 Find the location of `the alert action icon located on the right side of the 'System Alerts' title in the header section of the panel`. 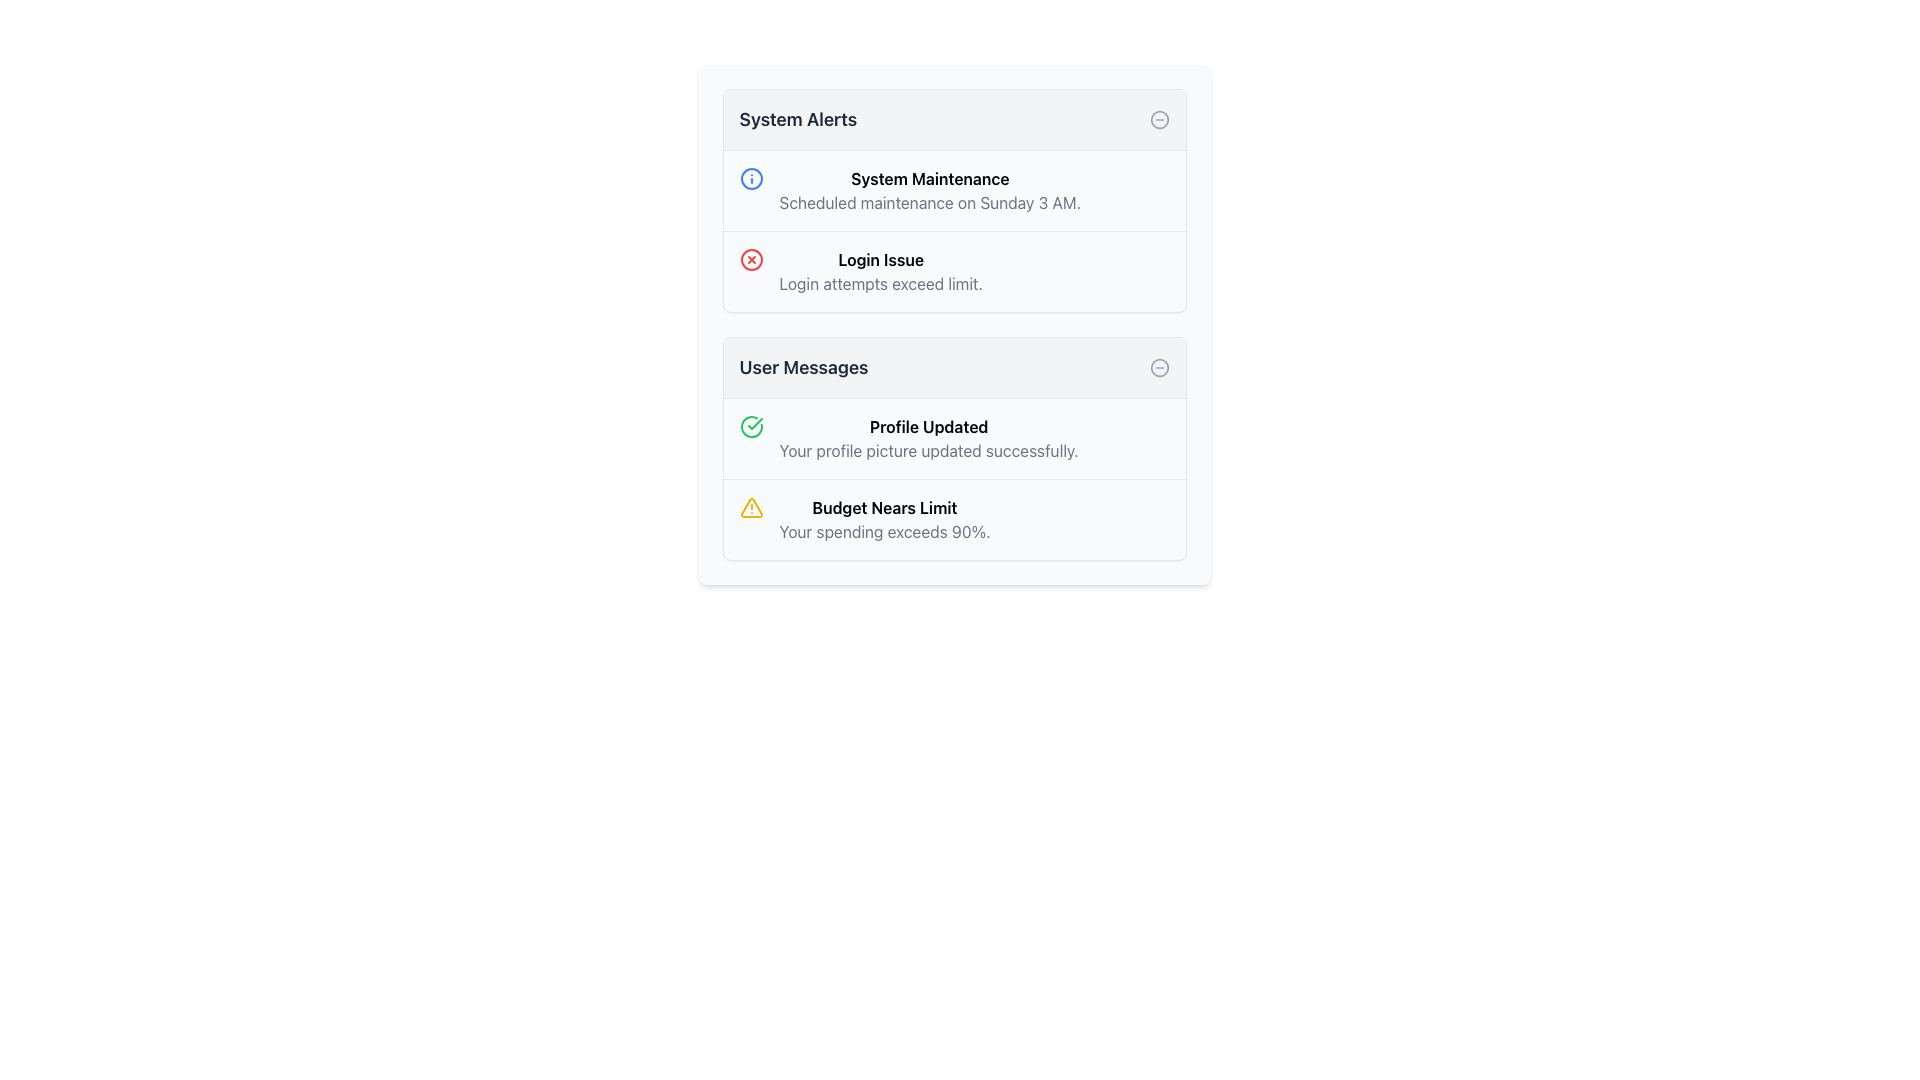

the alert action icon located on the right side of the 'System Alerts' title in the header section of the panel is located at coordinates (1159, 119).